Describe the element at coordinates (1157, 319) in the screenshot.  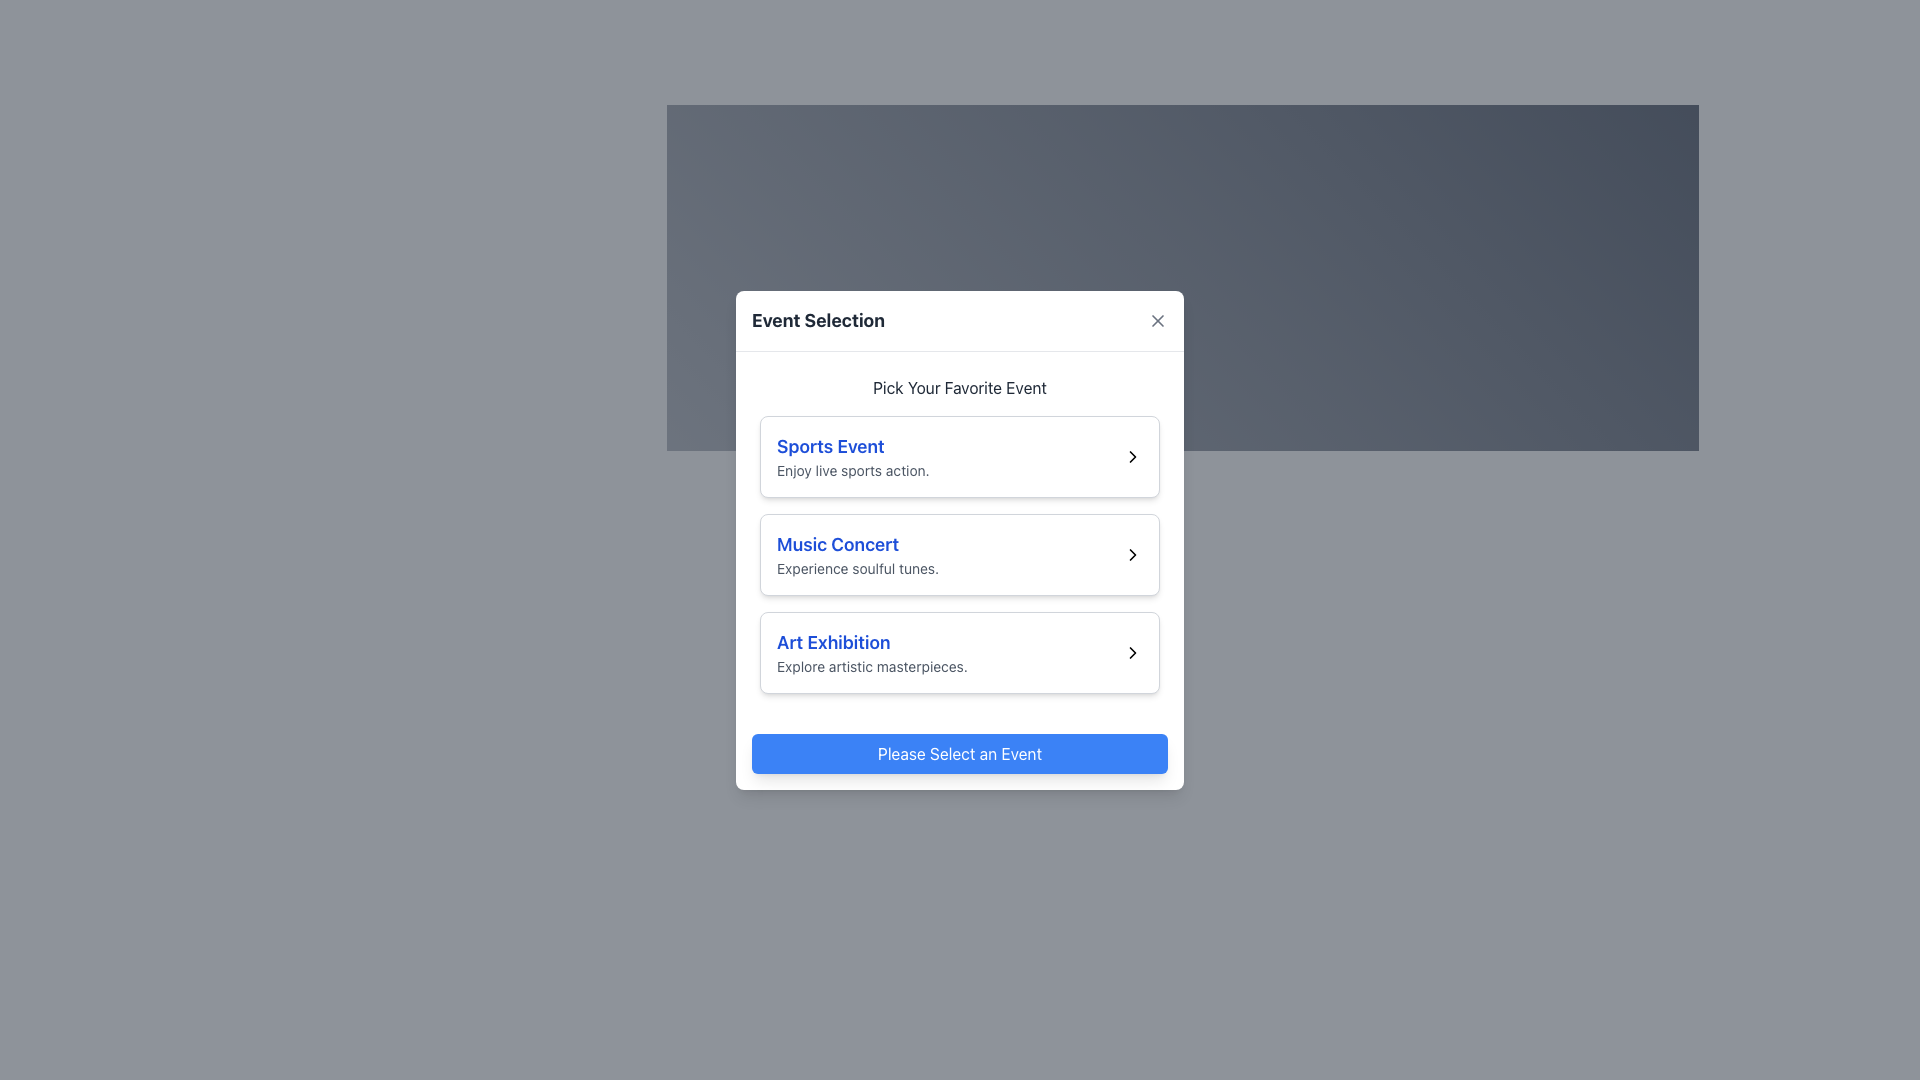
I see `the Close icon, which is a diagonal cross styled with thin lines in the top-right corner of the modal header` at that location.